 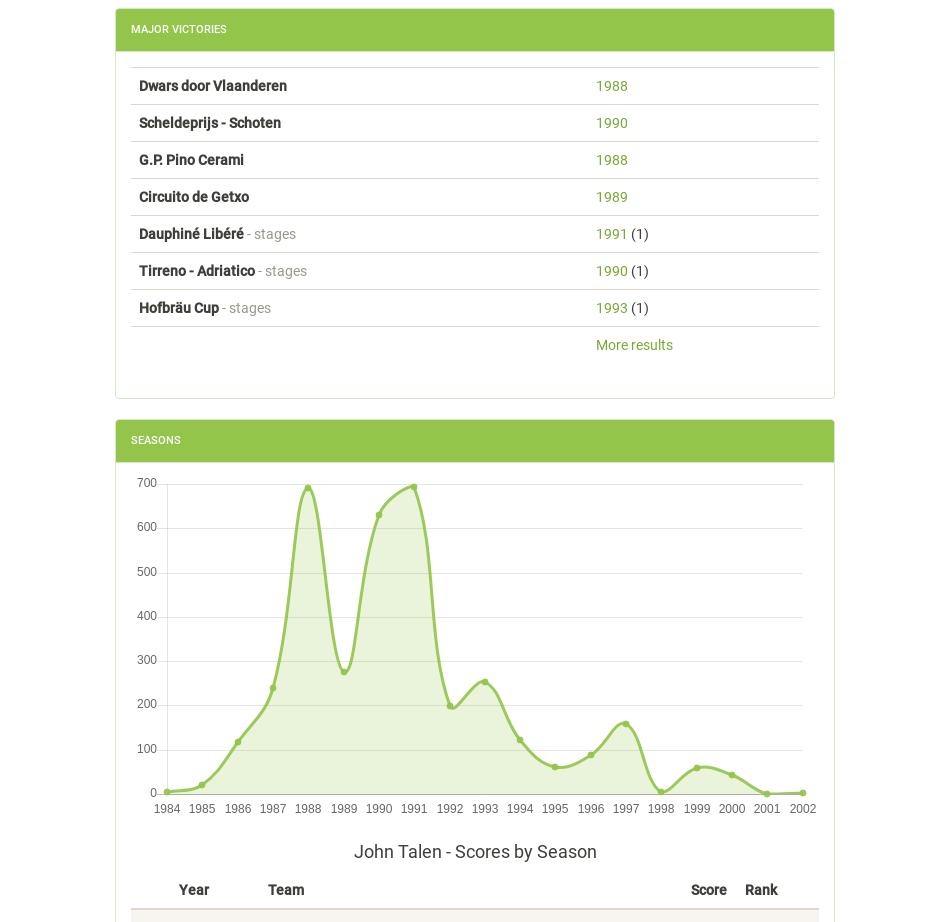 I want to click on 'Tirreno - Adriatico', so click(x=197, y=269).